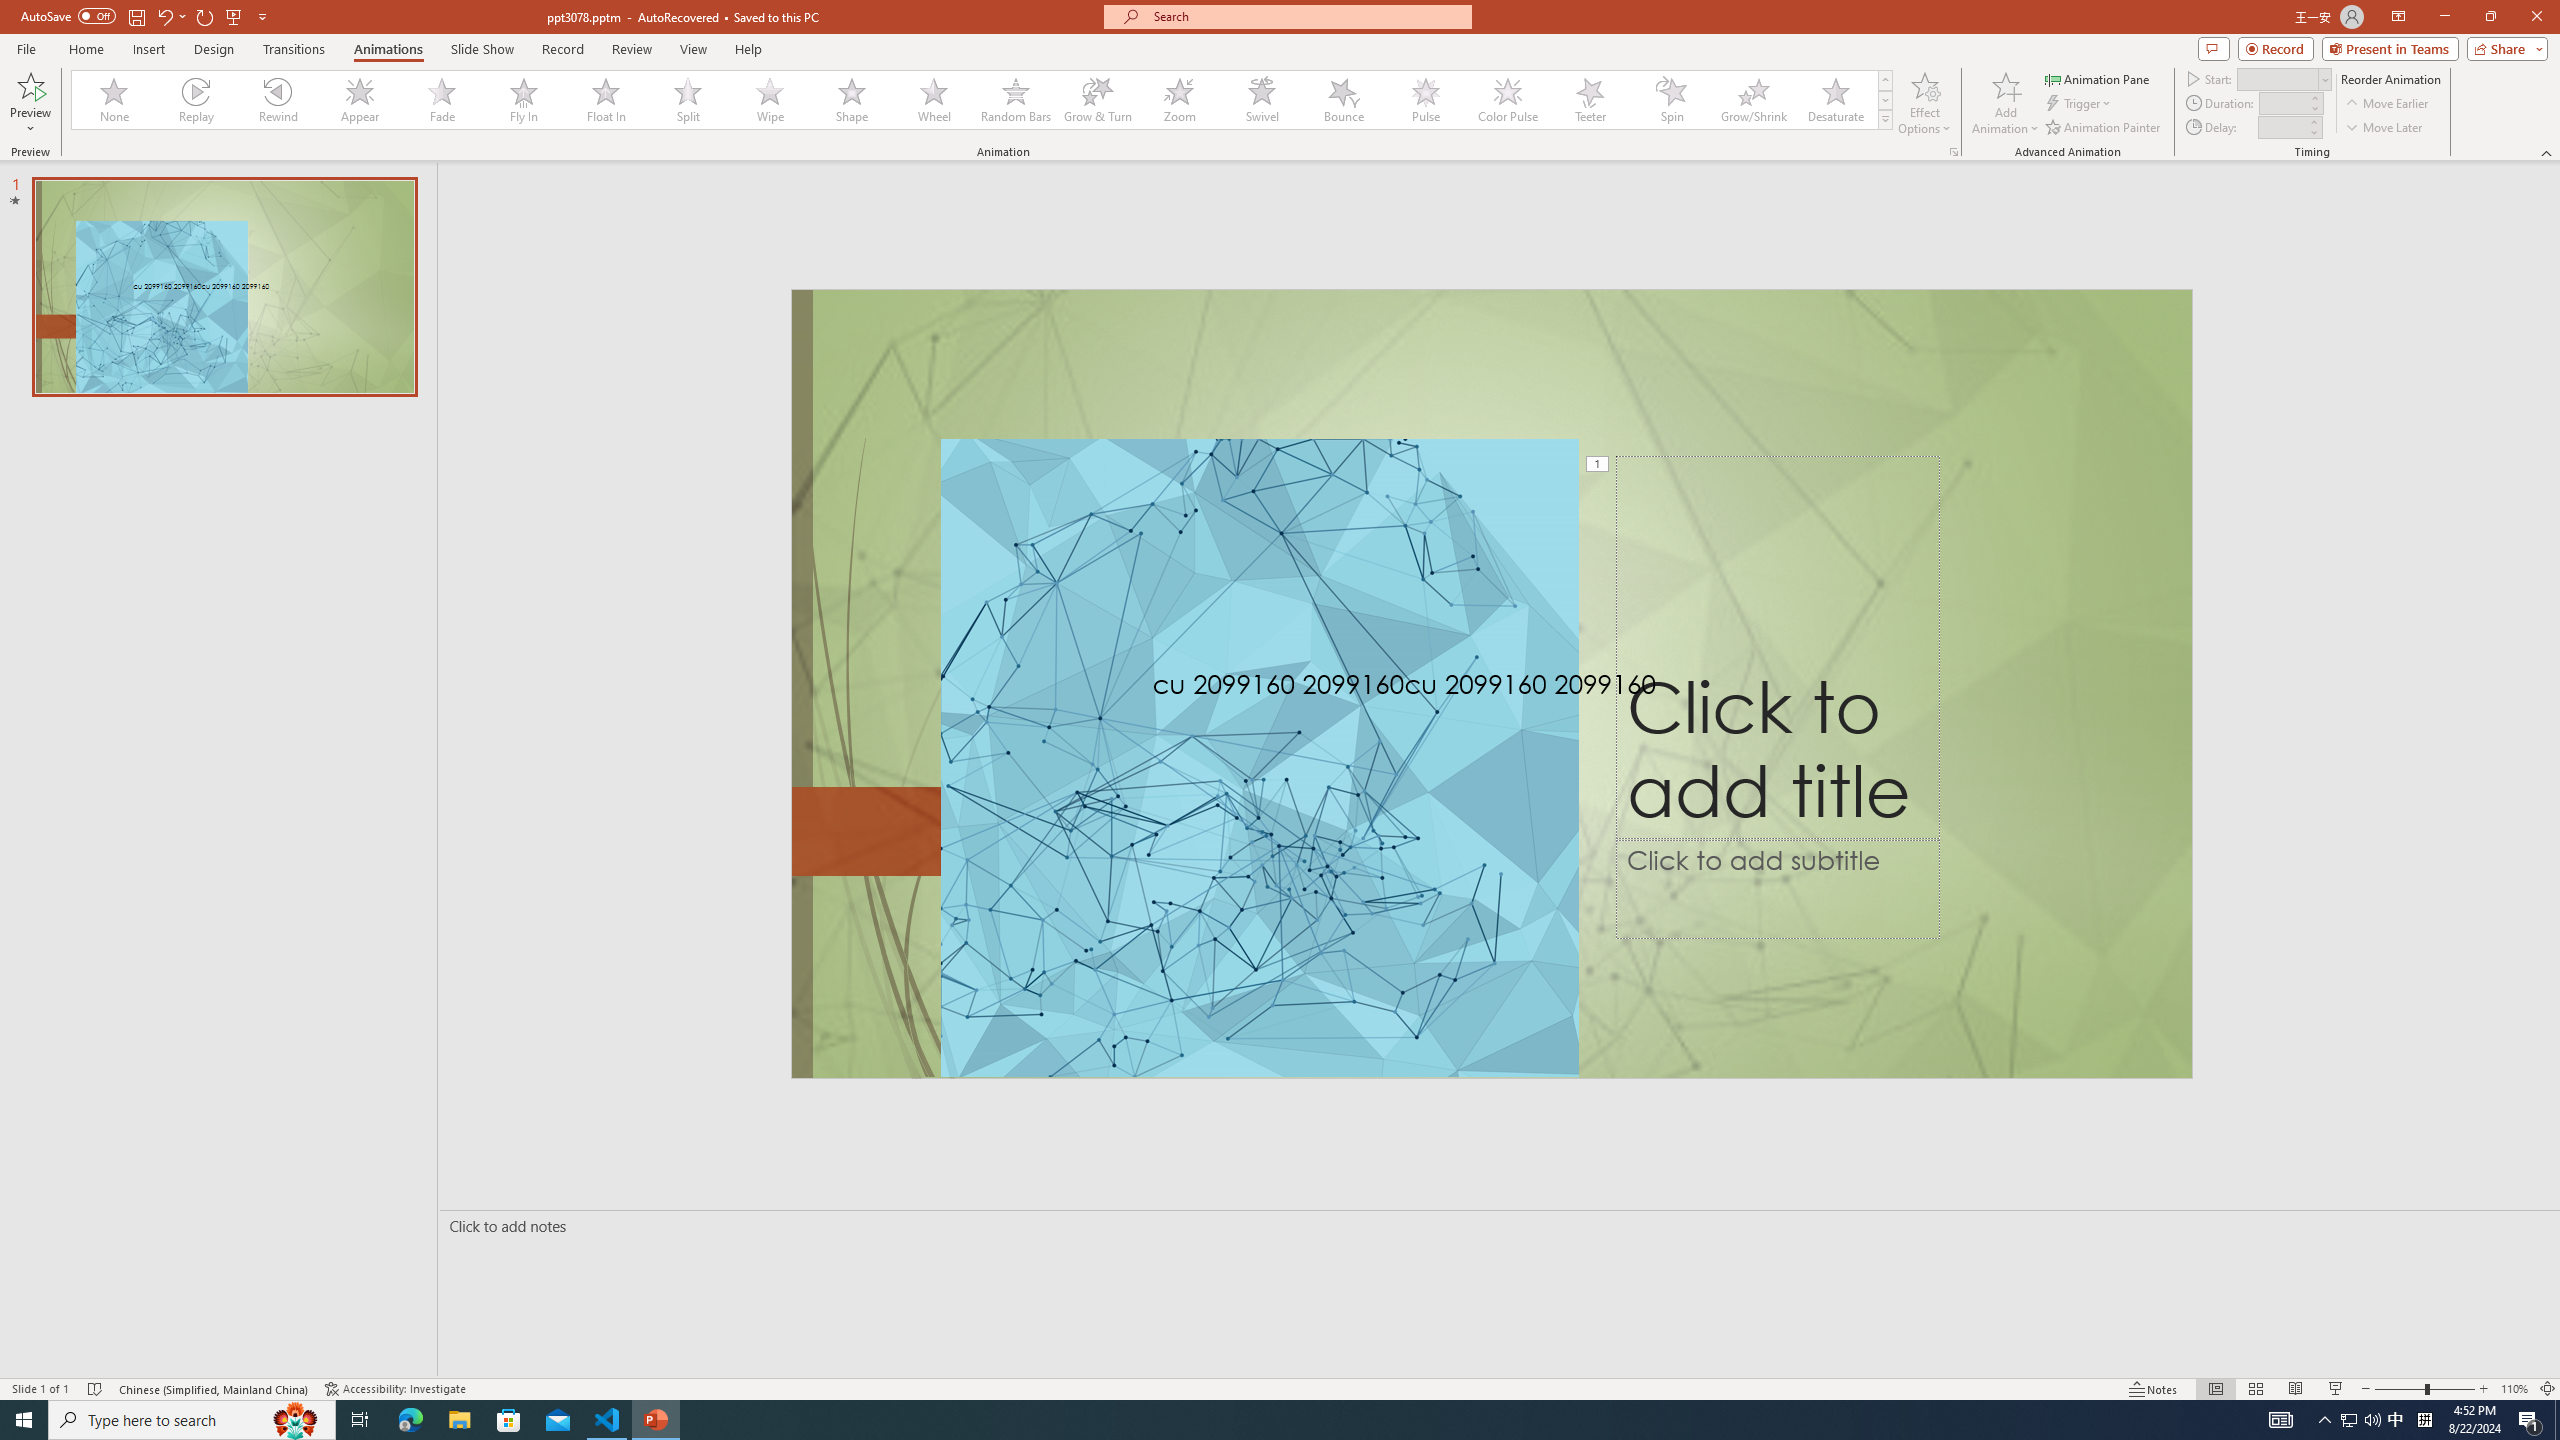  I want to click on 'Wheel', so click(933, 99).